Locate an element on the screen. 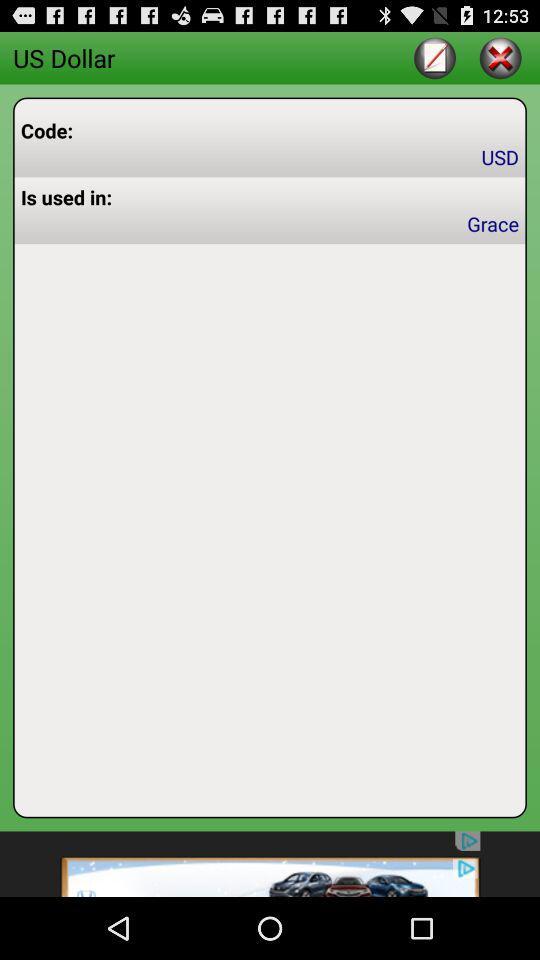 The image size is (540, 960). make a new submission is located at coordinates (434, 56).